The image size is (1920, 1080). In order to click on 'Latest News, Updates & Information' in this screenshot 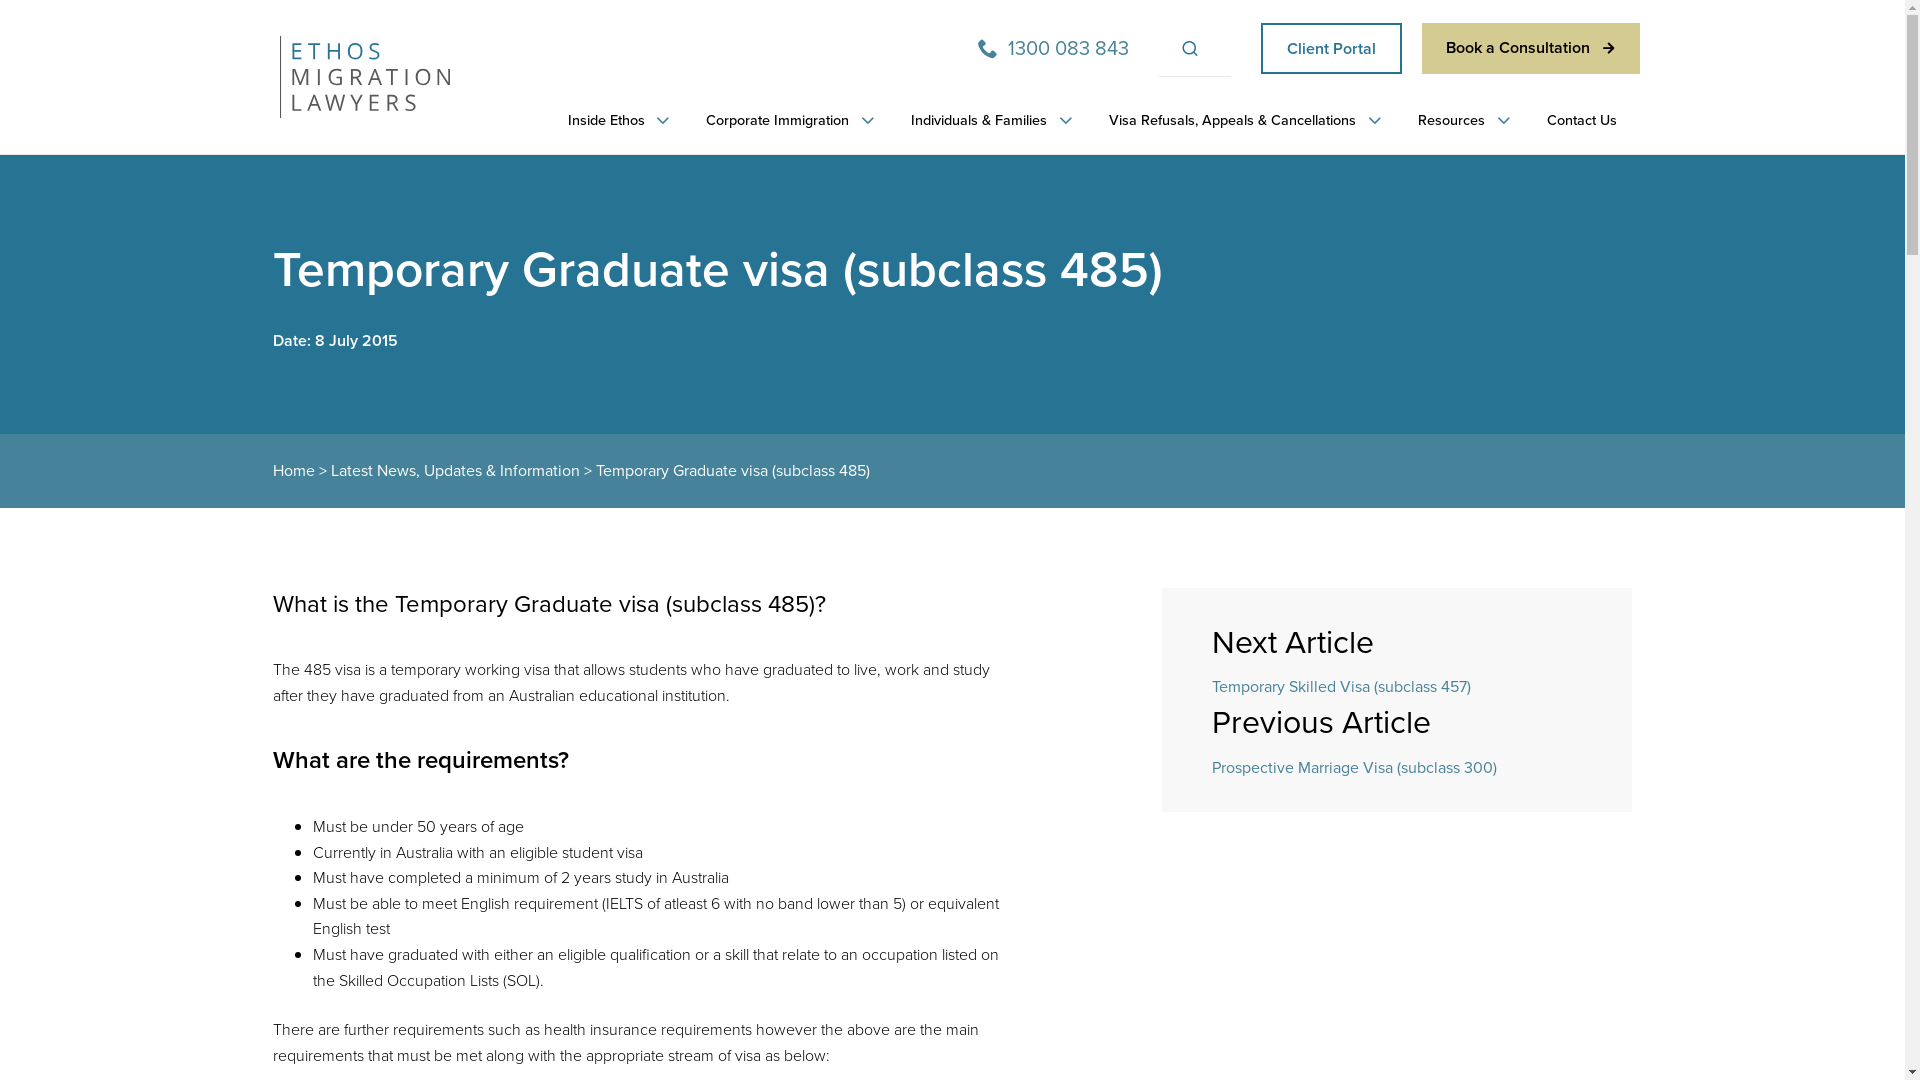, I will do `click(453, 470)`.